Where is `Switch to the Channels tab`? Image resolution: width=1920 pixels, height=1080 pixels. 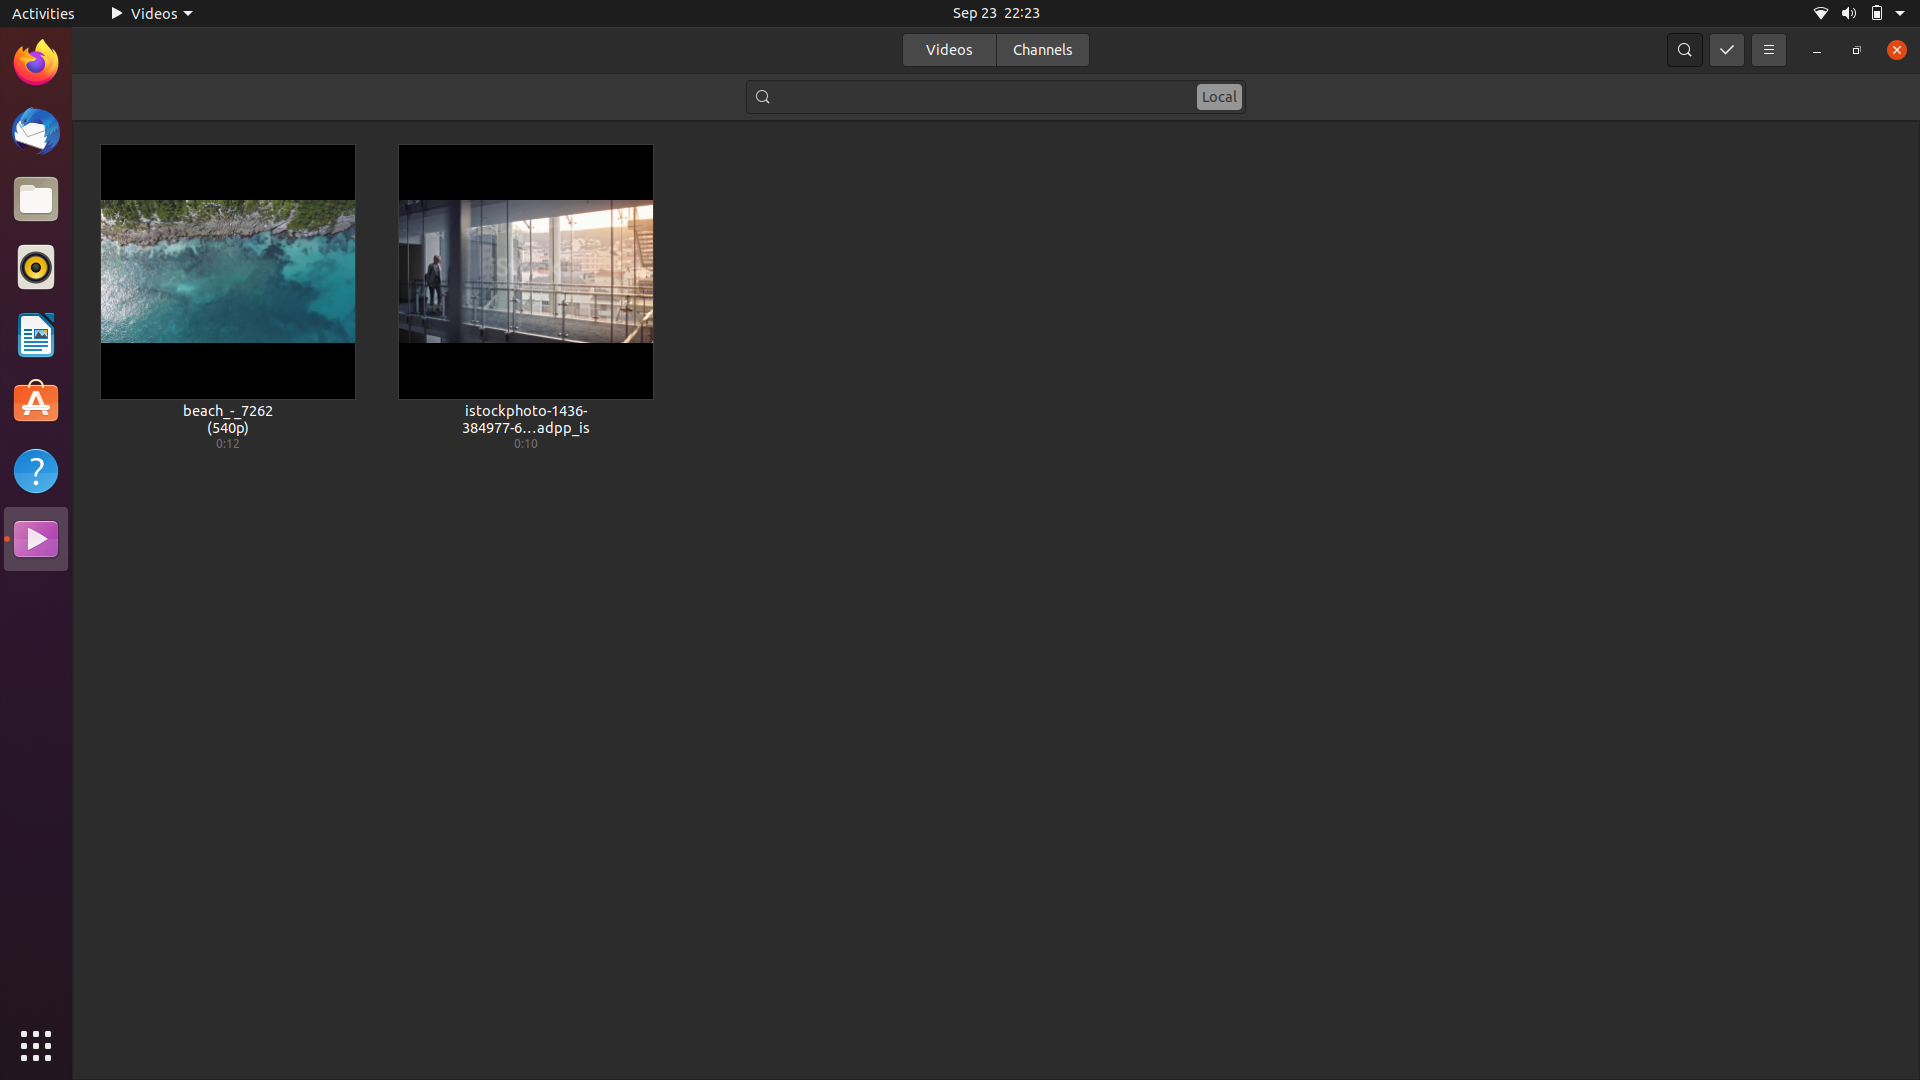
Switch to the Channels tab is located at coordinates (1041, 48).